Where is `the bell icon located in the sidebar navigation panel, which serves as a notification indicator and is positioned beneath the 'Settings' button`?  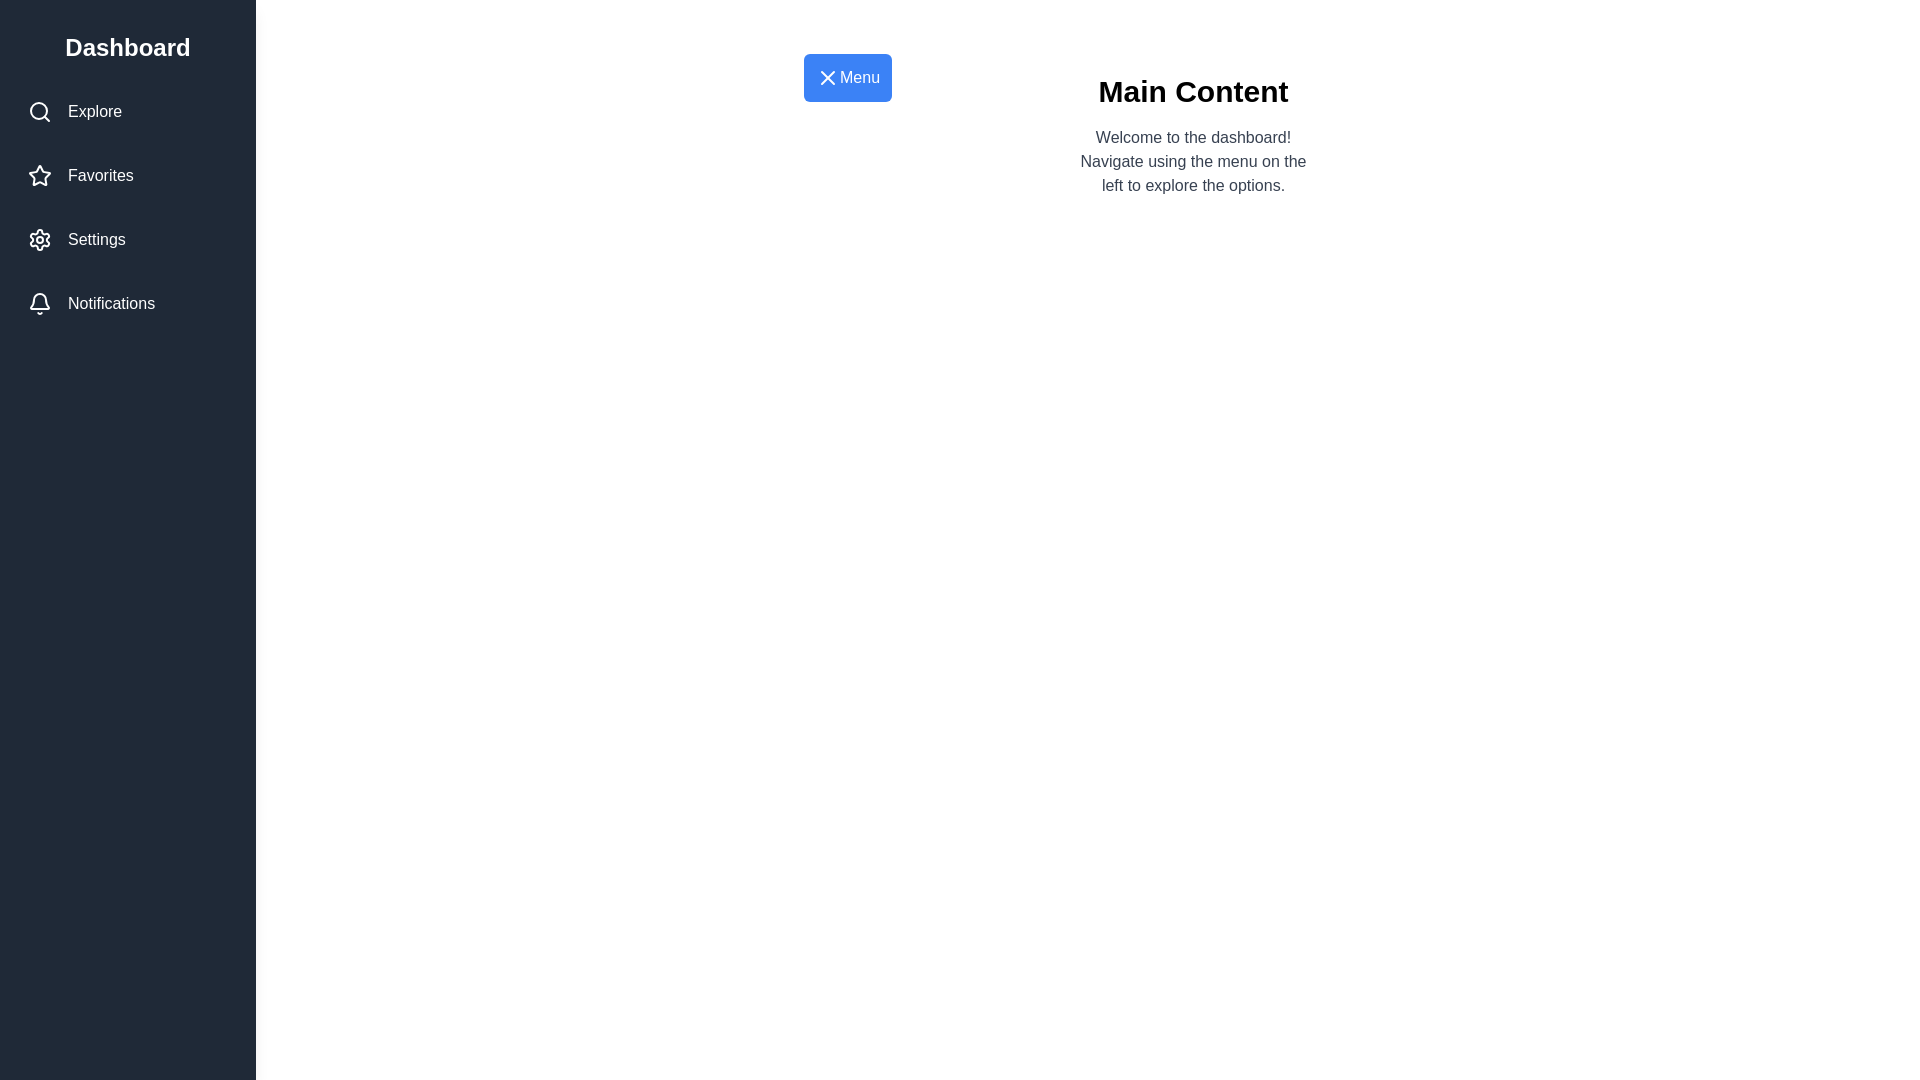
the bell icon located in the sidebar navigation panel, which serves as a notification indicator and is positioned beneath the 'Settings' button is located at coordinates (39, 301).